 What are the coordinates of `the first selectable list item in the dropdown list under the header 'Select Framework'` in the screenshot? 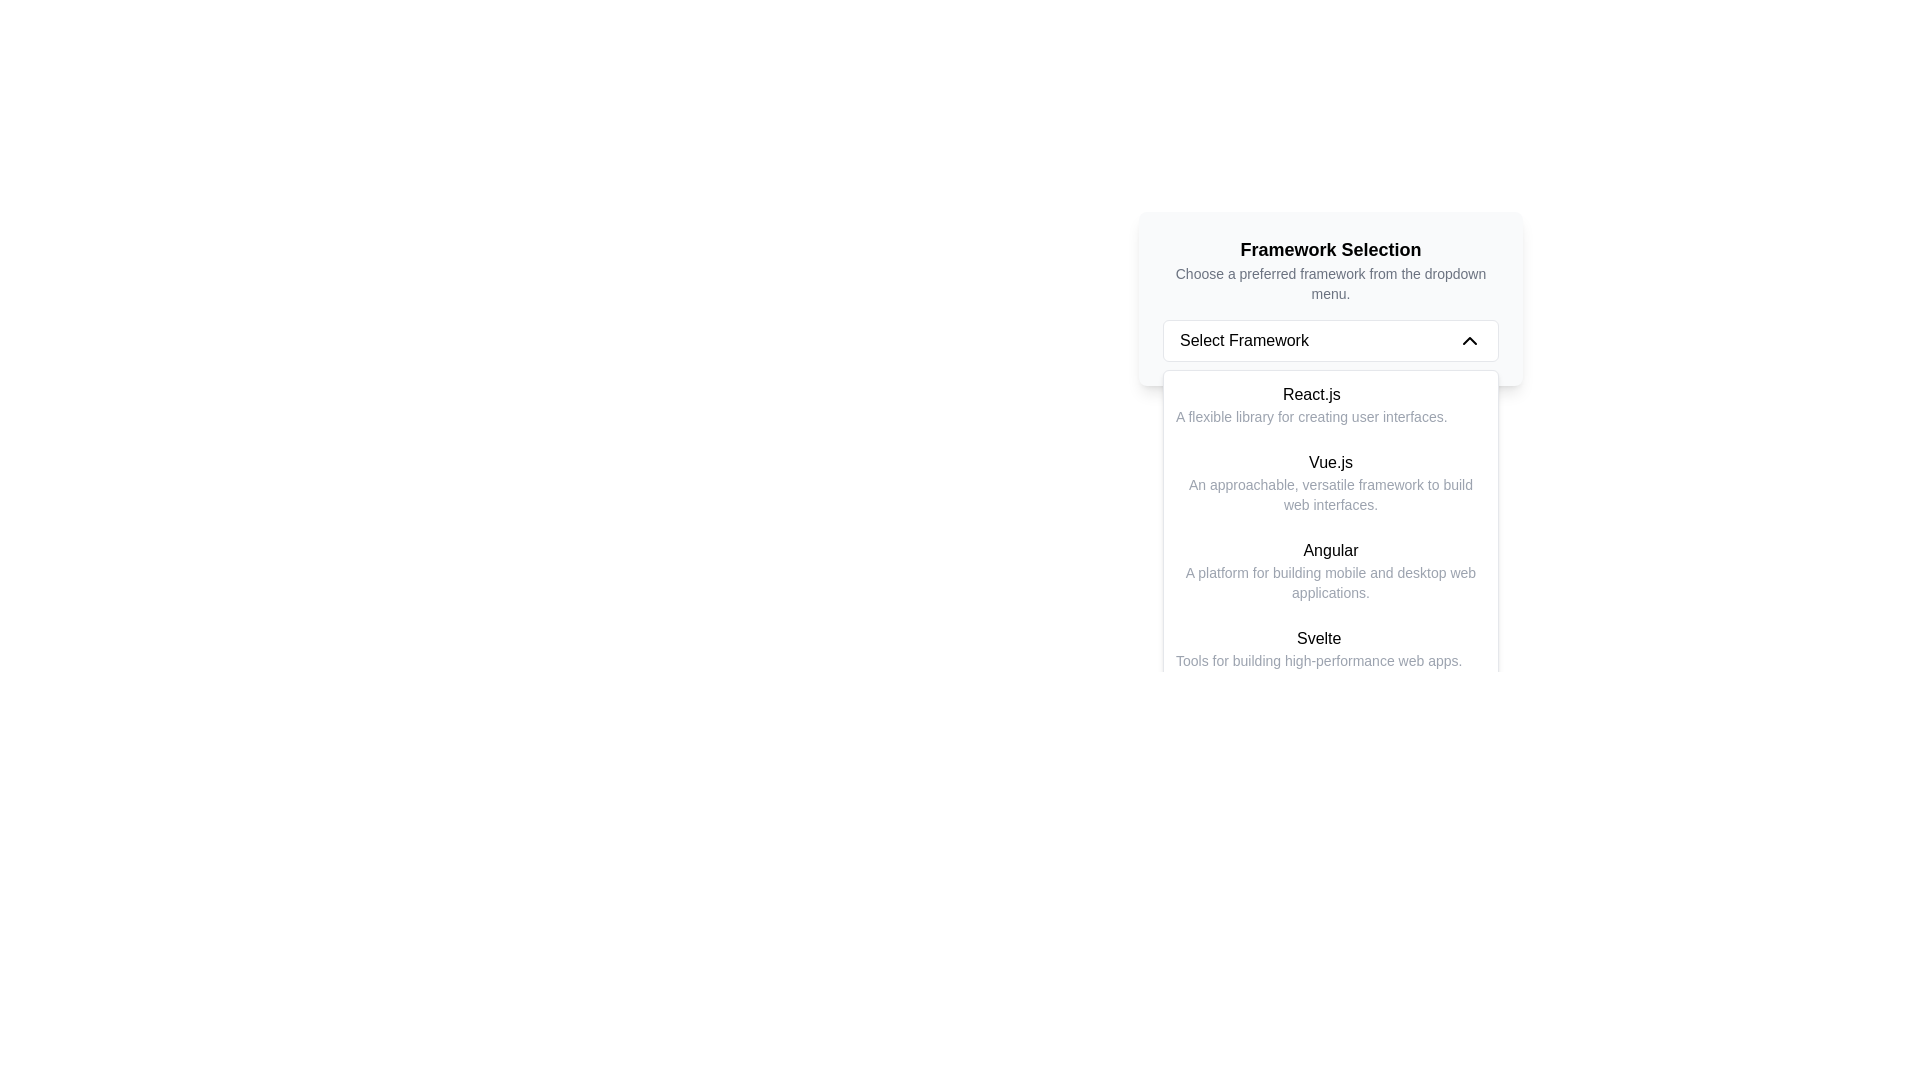 It's located at (1330, 405).